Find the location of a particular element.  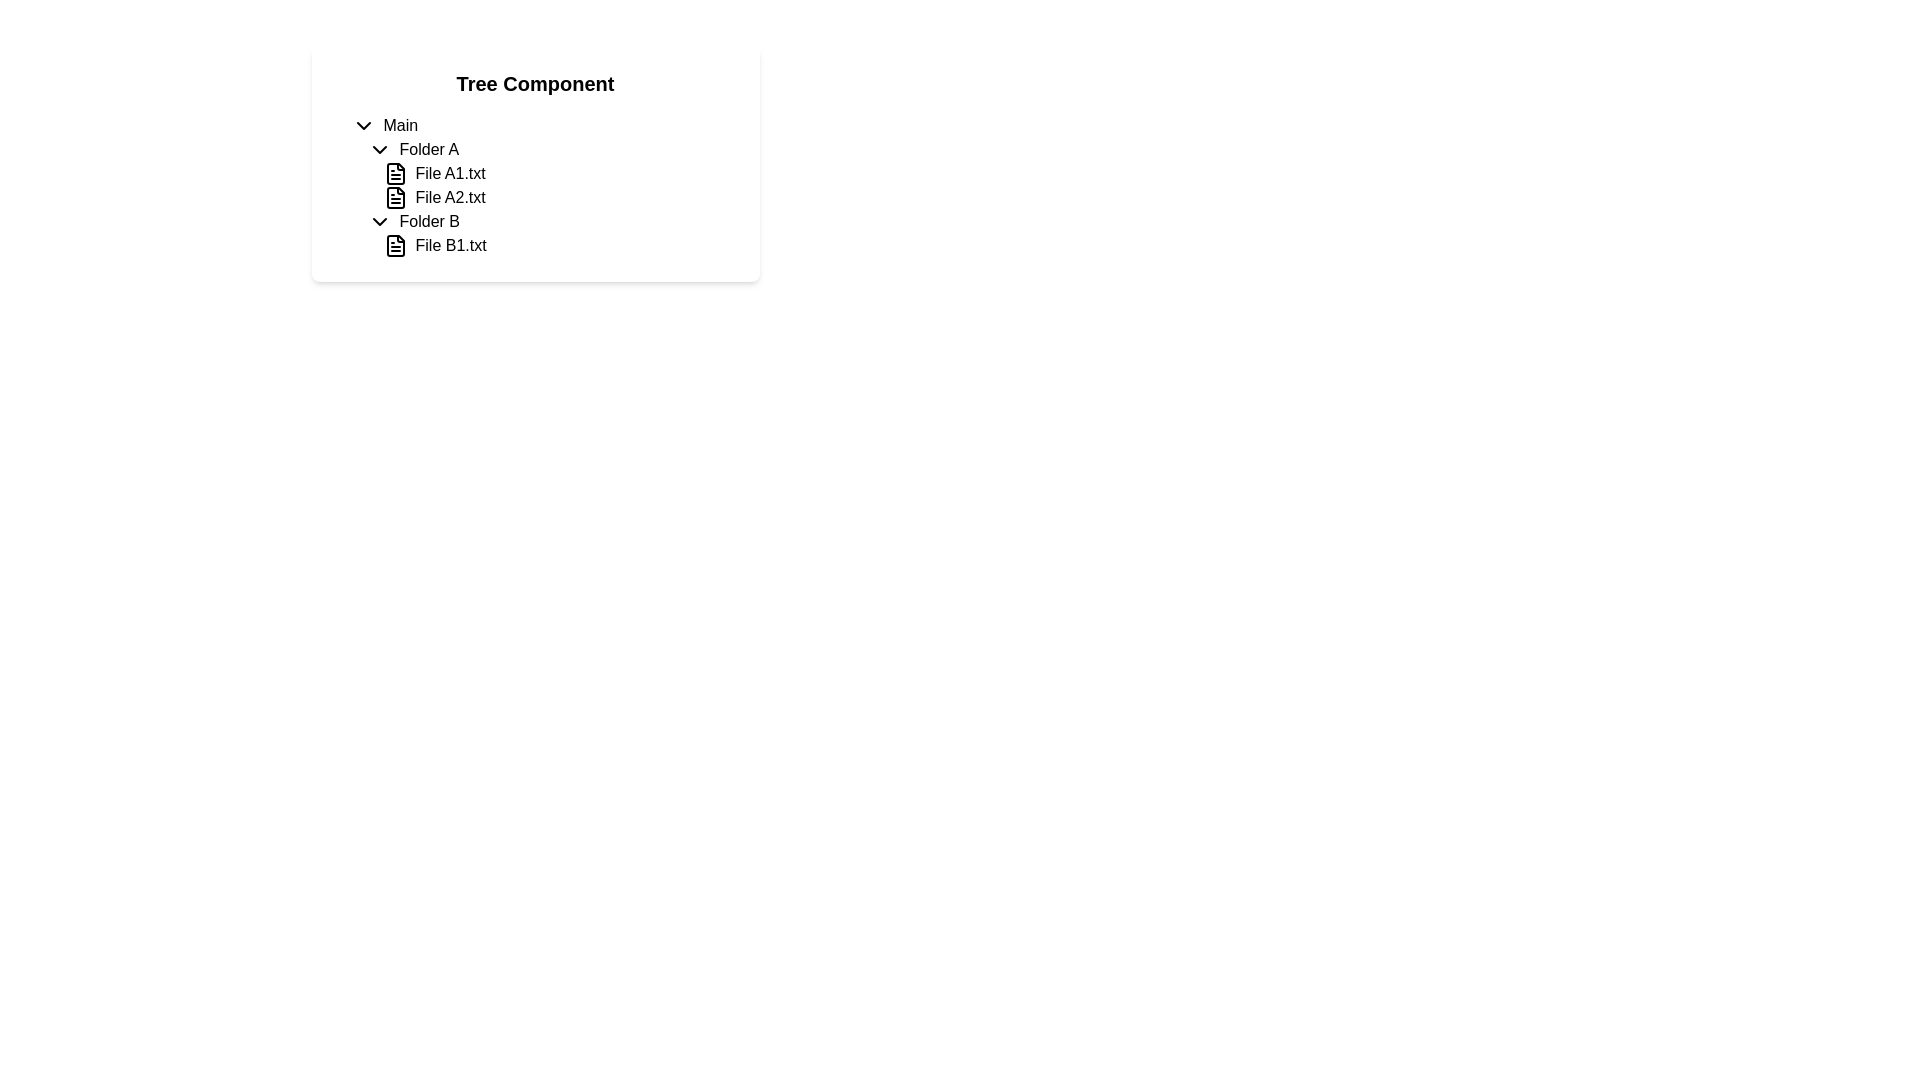

to select the file entry labeled 'File A2.txt' which is the second item under 'Folder A' in the hierarchical tree structure is located at coordinates (551, 197).